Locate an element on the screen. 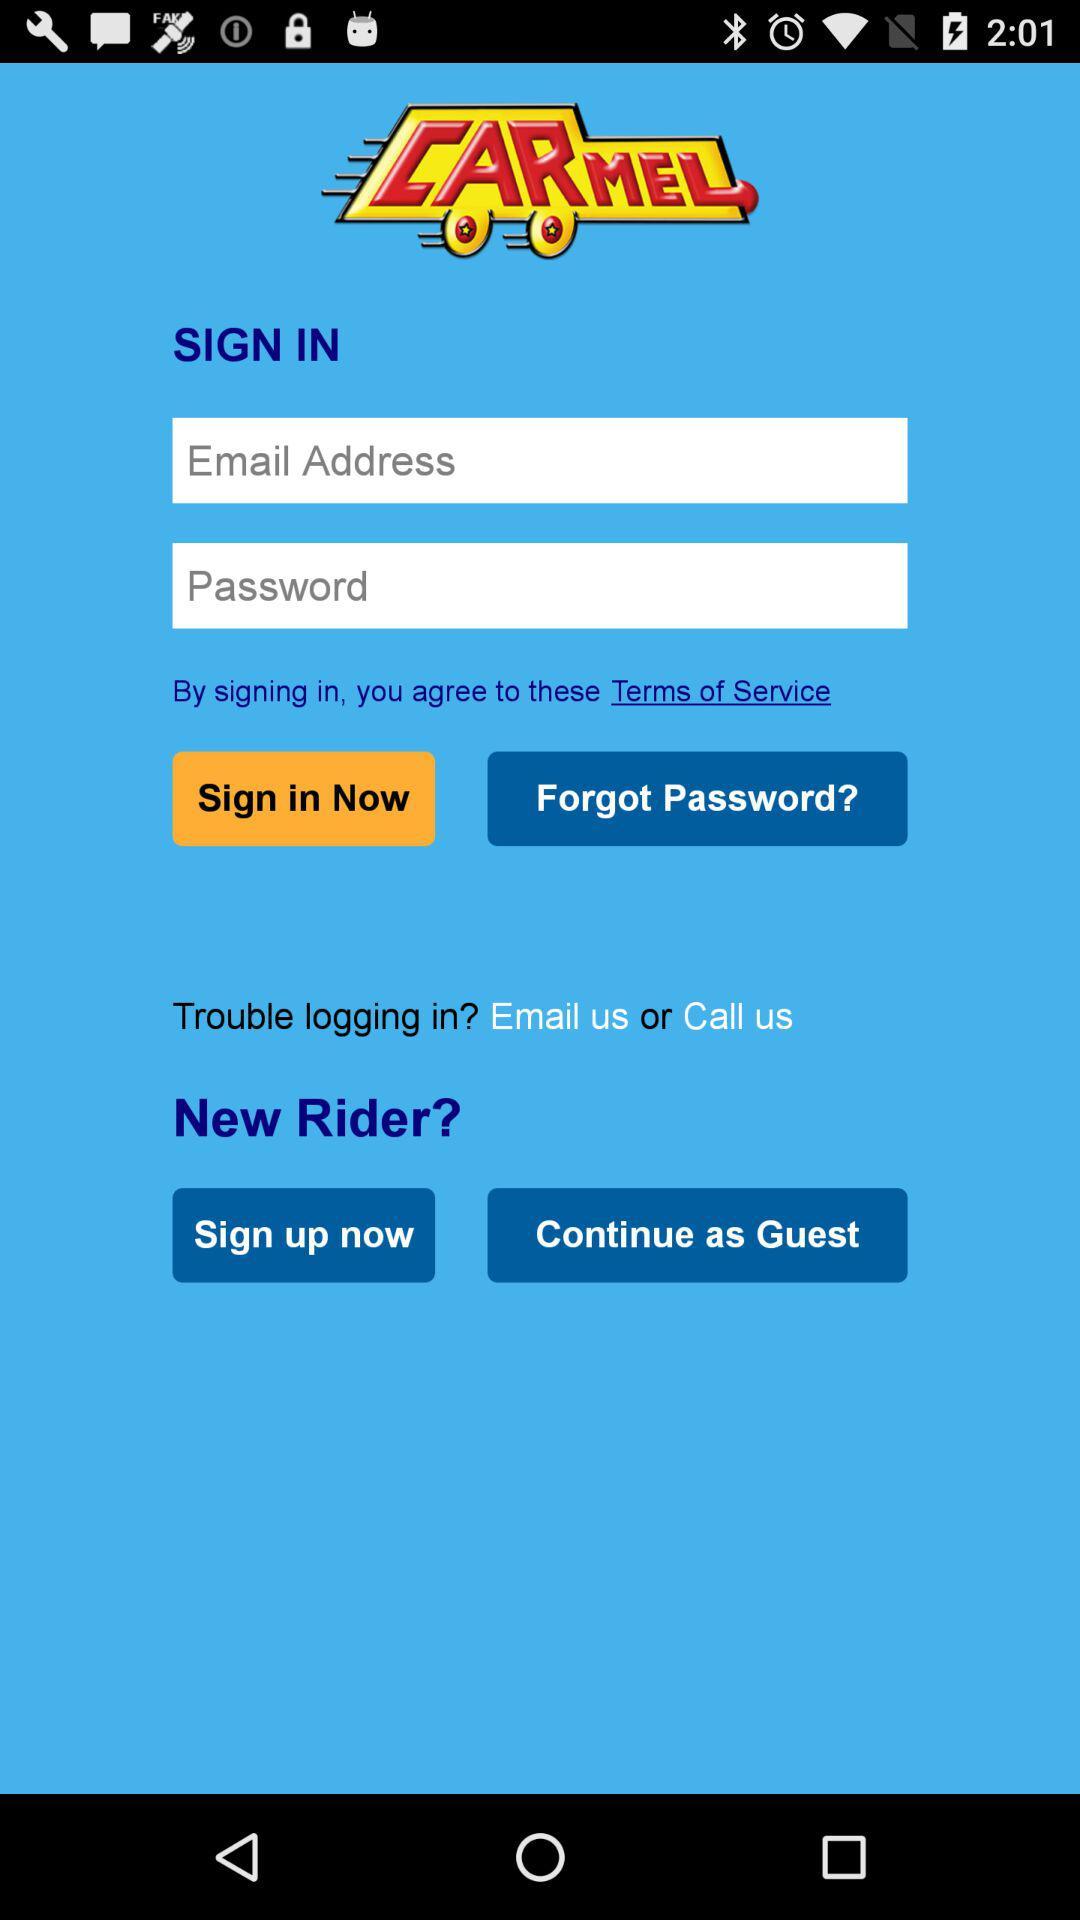  item next to or is located at coordinates (737, 1015).